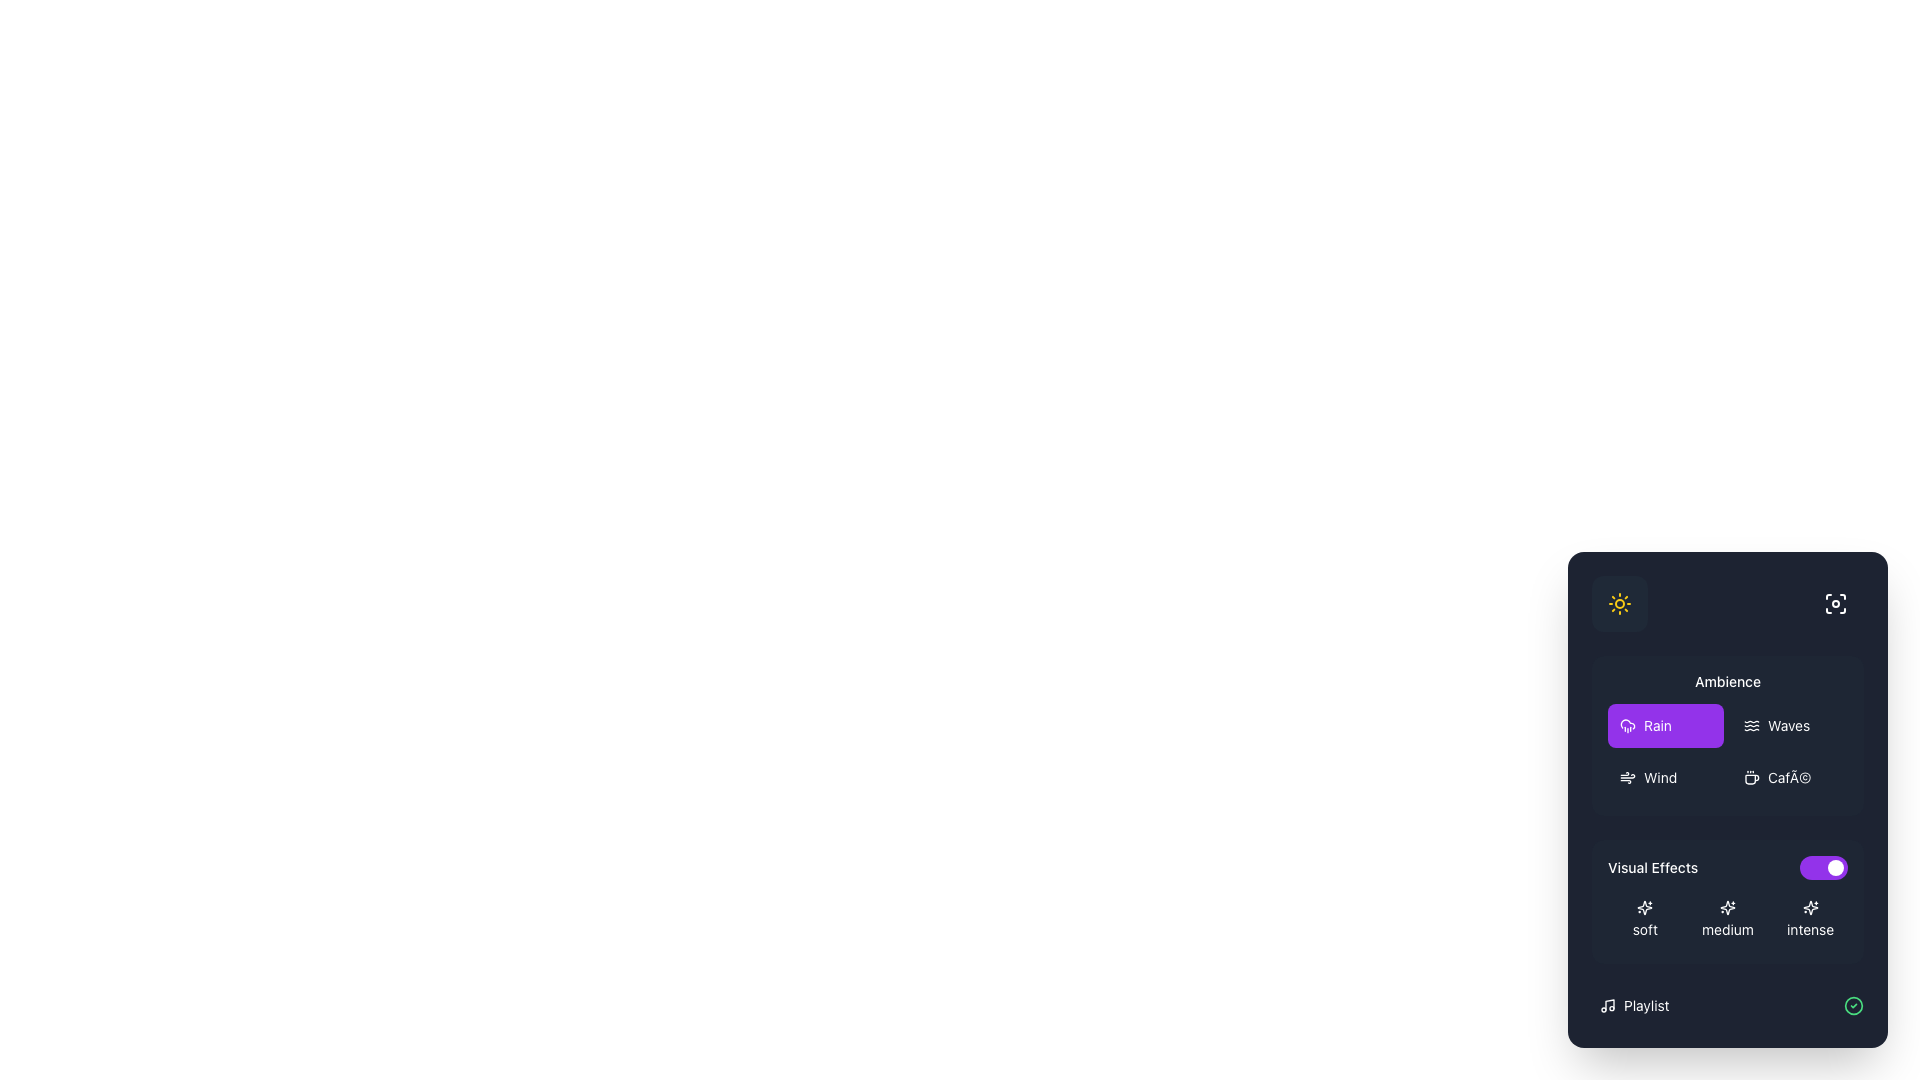 The image size is (1920, 1080). What do you see at coordinates (1608, 1006) in the screenshot?
I see `the musical note icon located at the bottom-left corner of the 'Playlist' button` at bounding box center [1608, 1006].